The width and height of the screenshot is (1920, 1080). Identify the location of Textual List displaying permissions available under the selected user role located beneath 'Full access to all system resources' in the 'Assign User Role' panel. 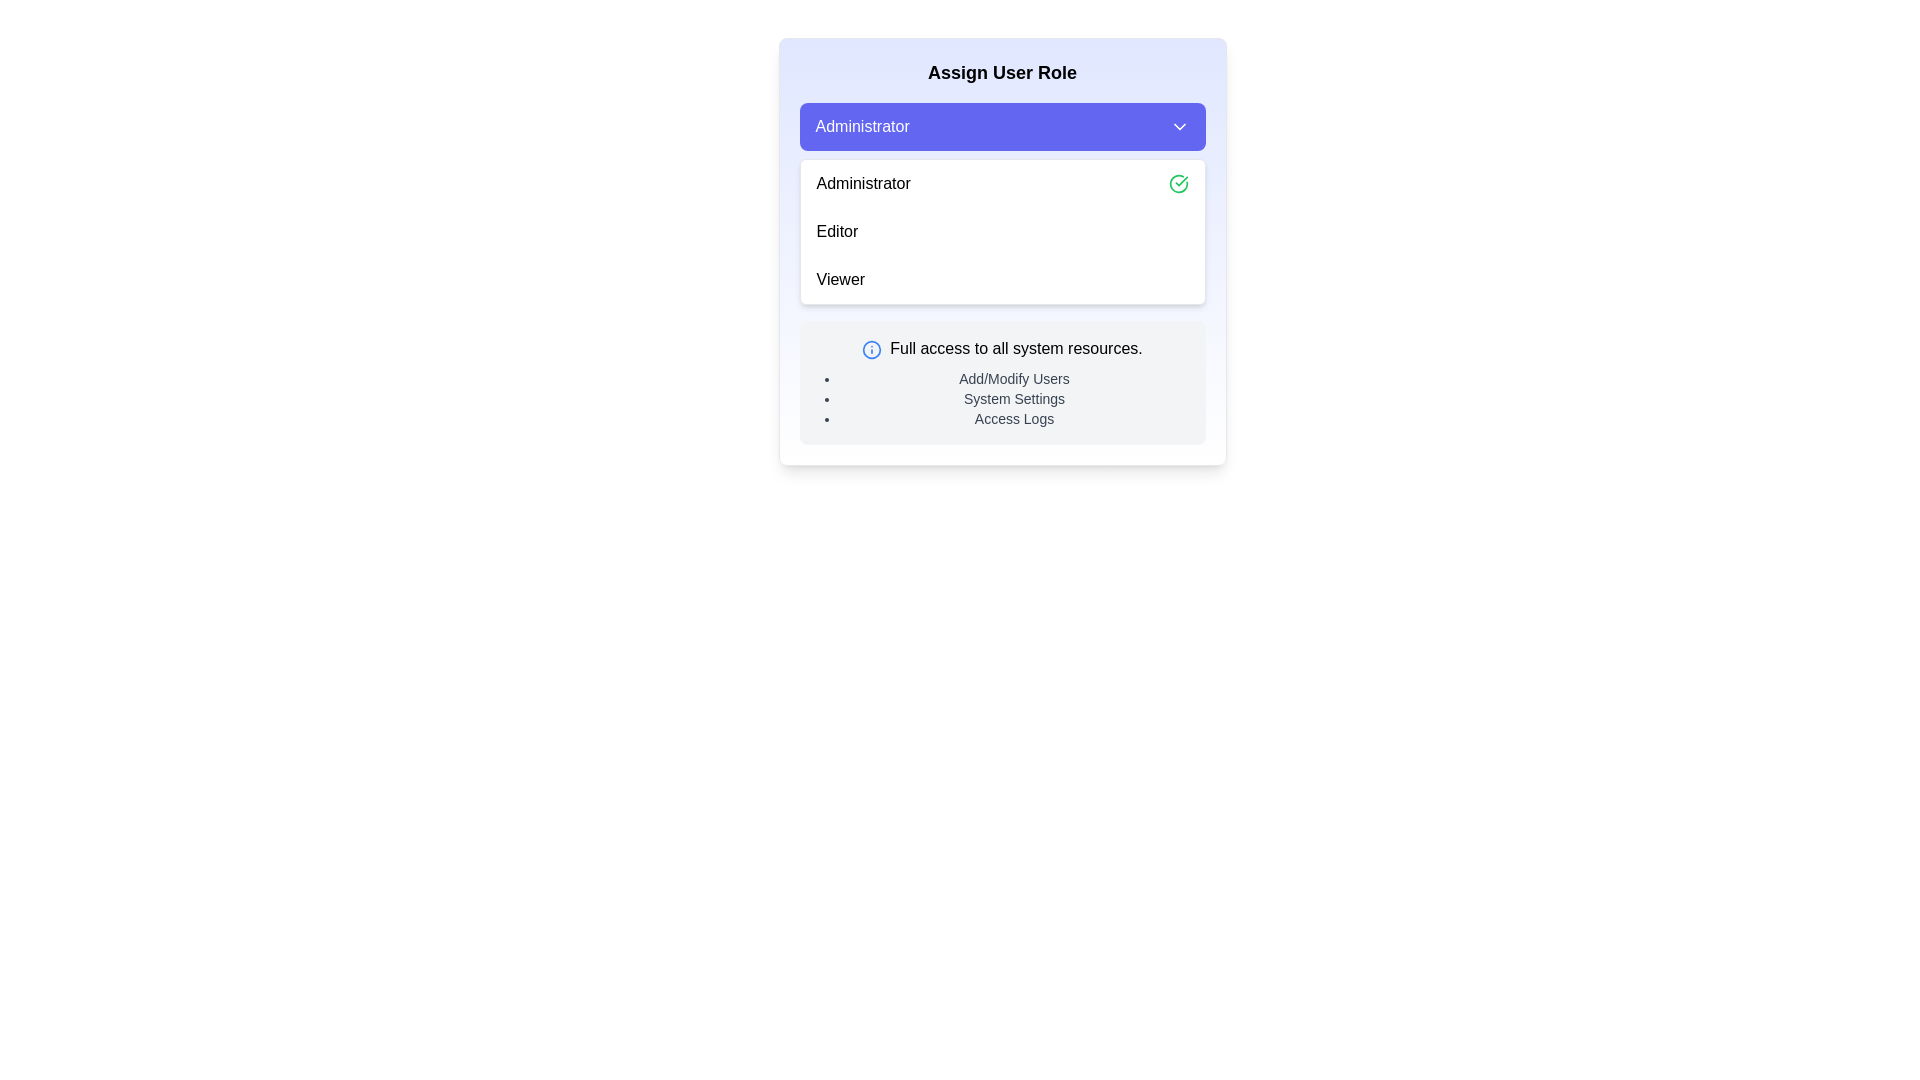
(1014, 398).